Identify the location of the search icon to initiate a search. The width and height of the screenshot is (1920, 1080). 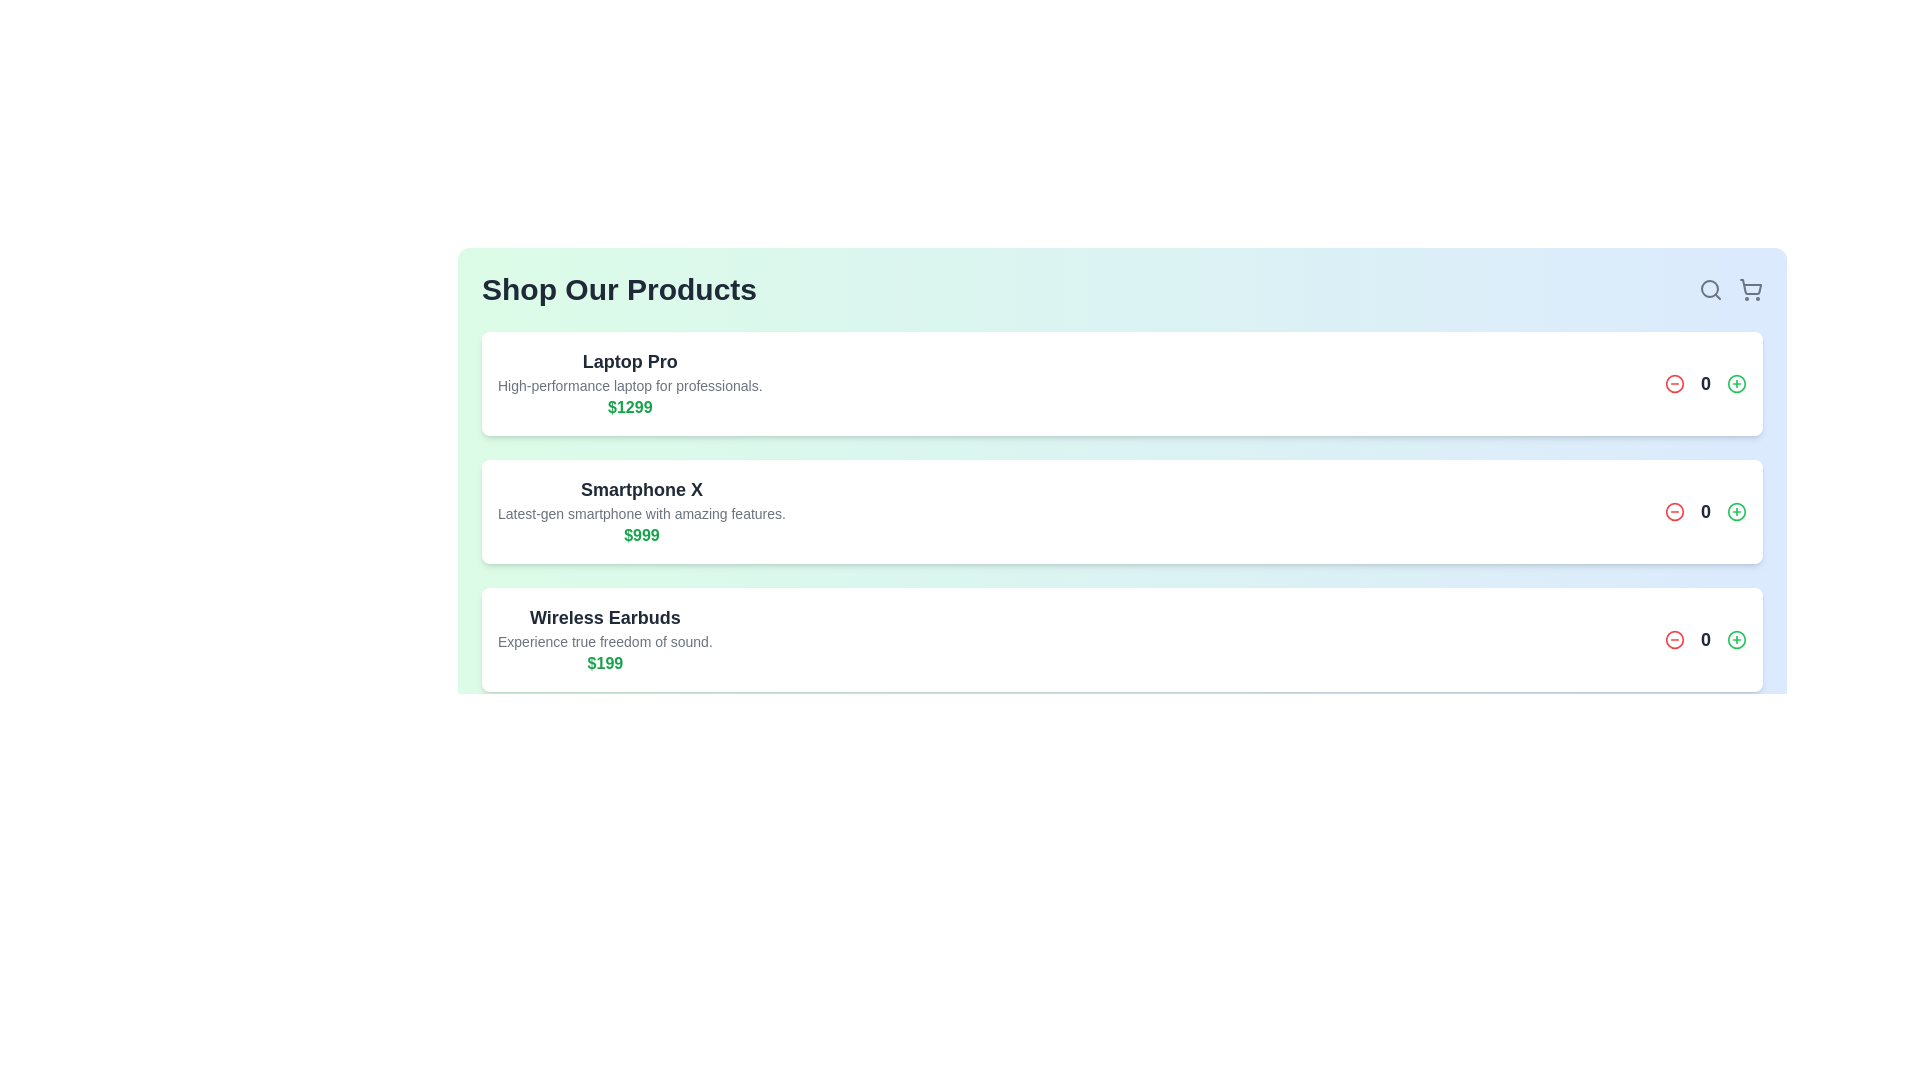
(1709, 289).